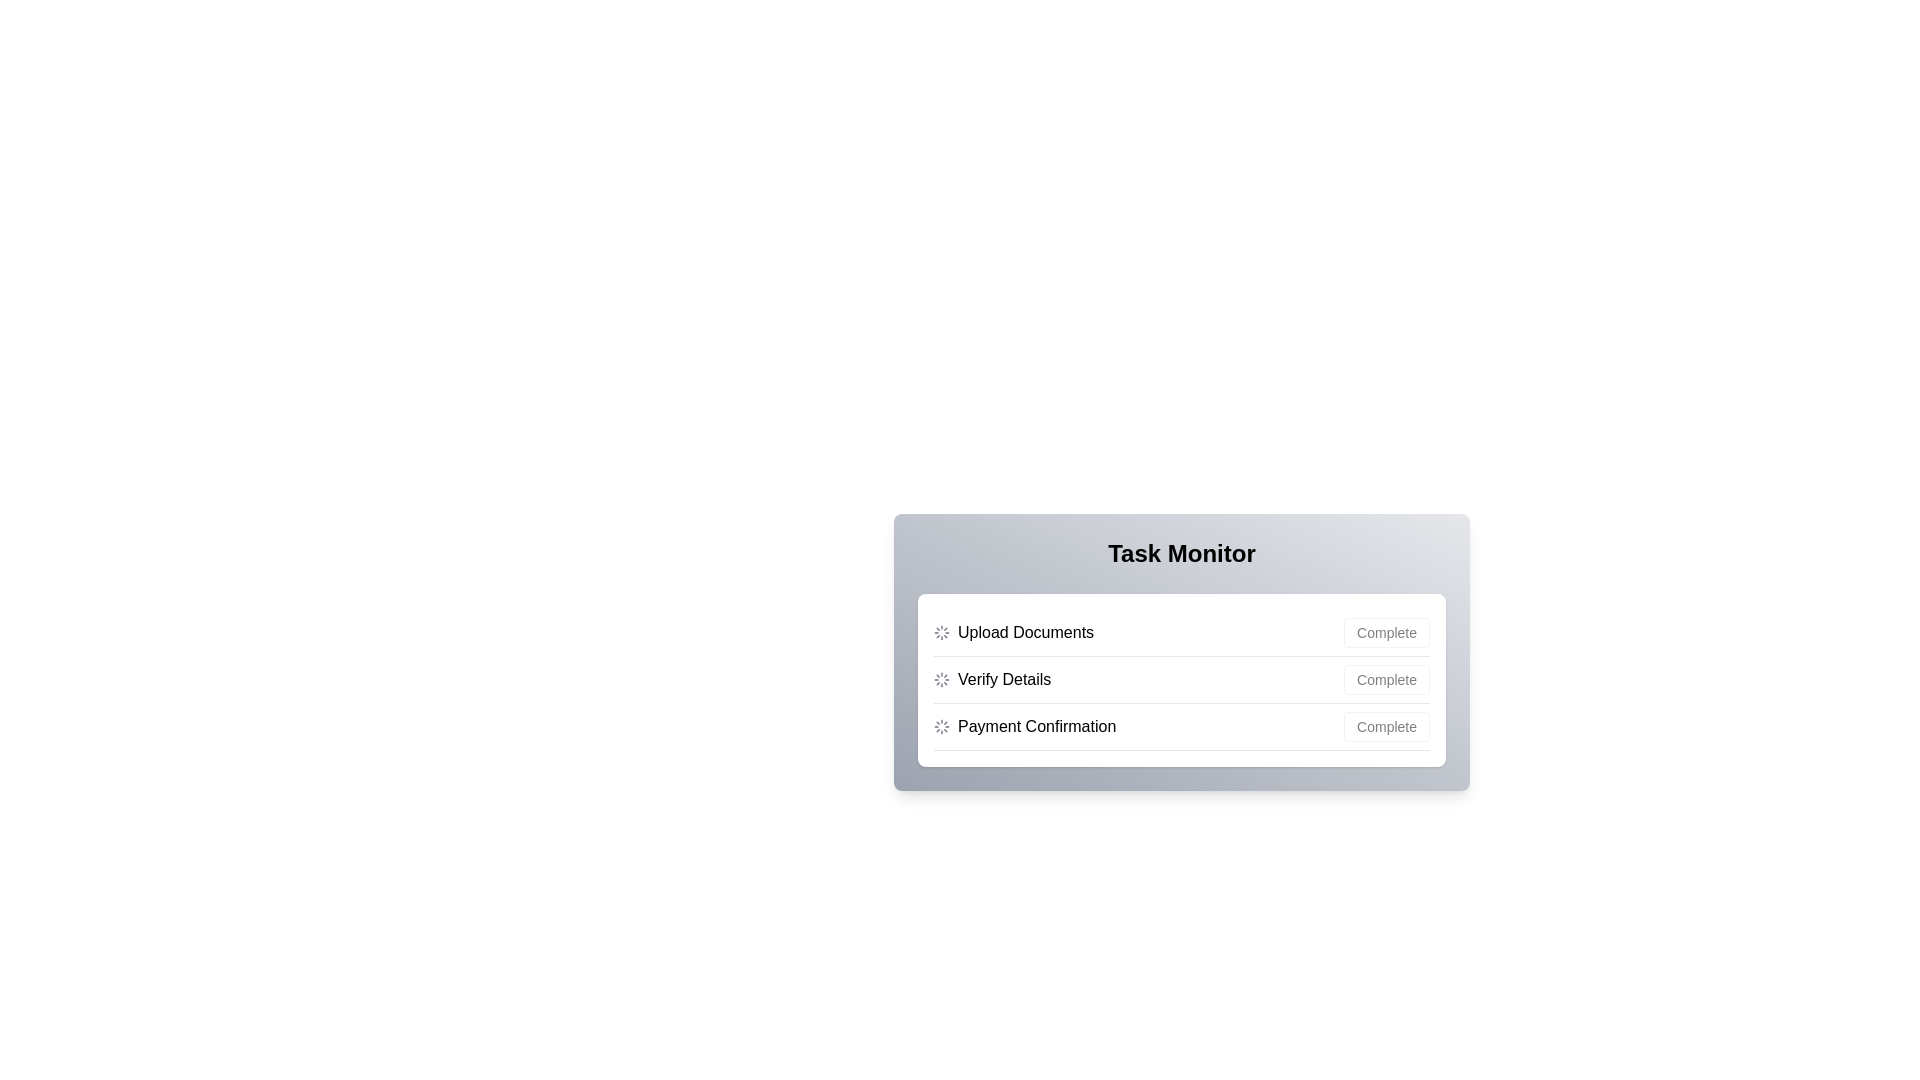 This screenshot has width=1920, height=1080. I want to click on the disabled button located on the right side of the 'Payment Confirmation' row within the 'Task Monitor' panel, which is styled to indicate it is not interactable, so click(1386, 726).